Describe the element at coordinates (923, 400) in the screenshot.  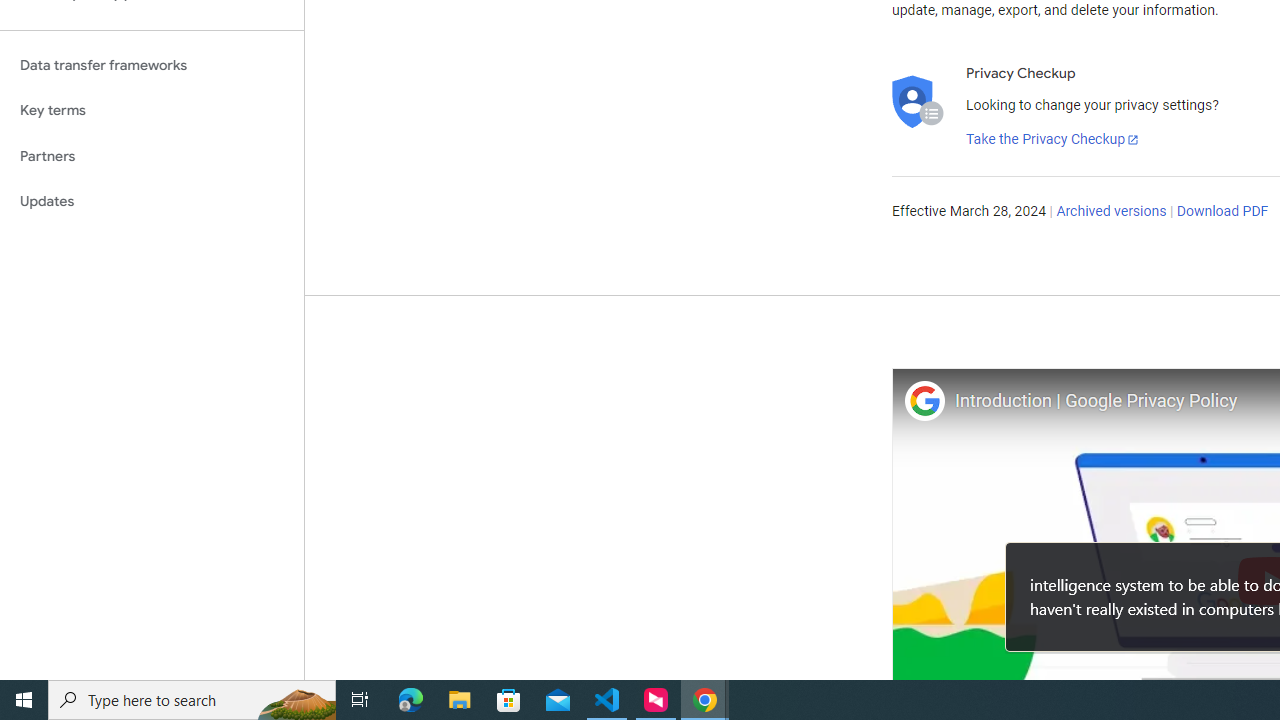
I see `'Photo image of Google'` at that location.